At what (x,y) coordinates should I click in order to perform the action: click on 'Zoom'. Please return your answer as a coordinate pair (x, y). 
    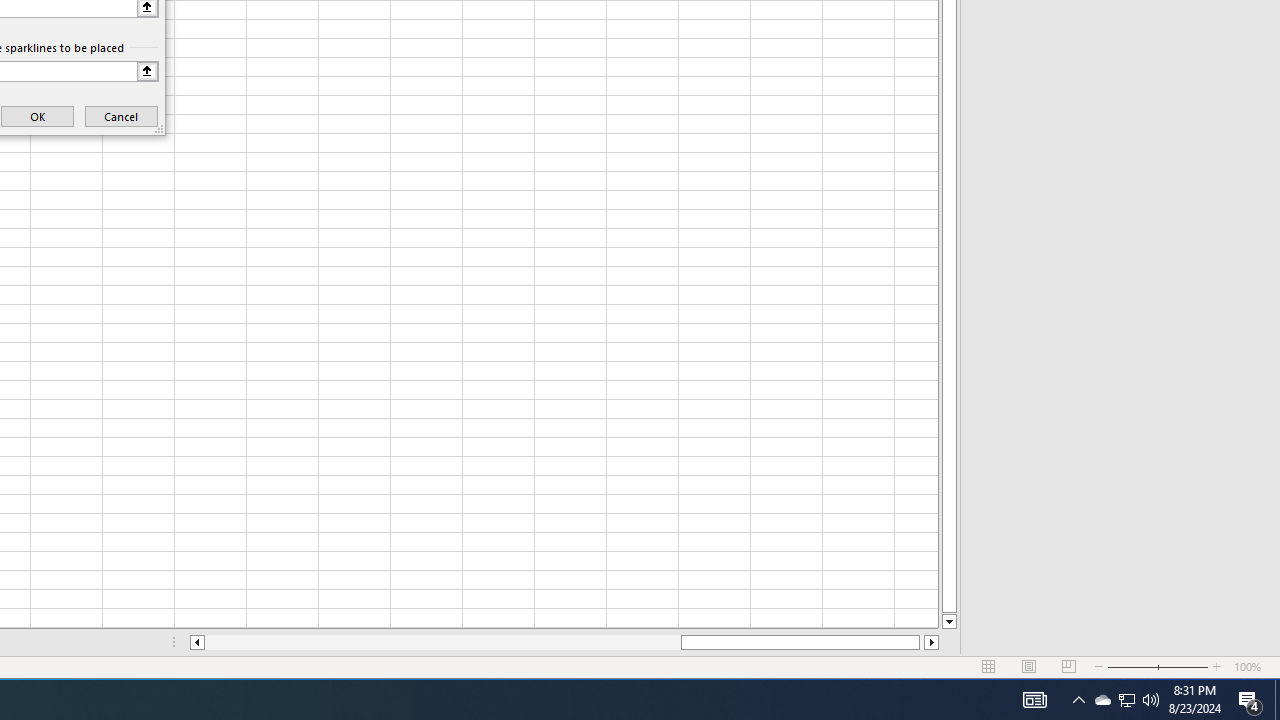
    Looking at the image, I should click on (1158, 667).